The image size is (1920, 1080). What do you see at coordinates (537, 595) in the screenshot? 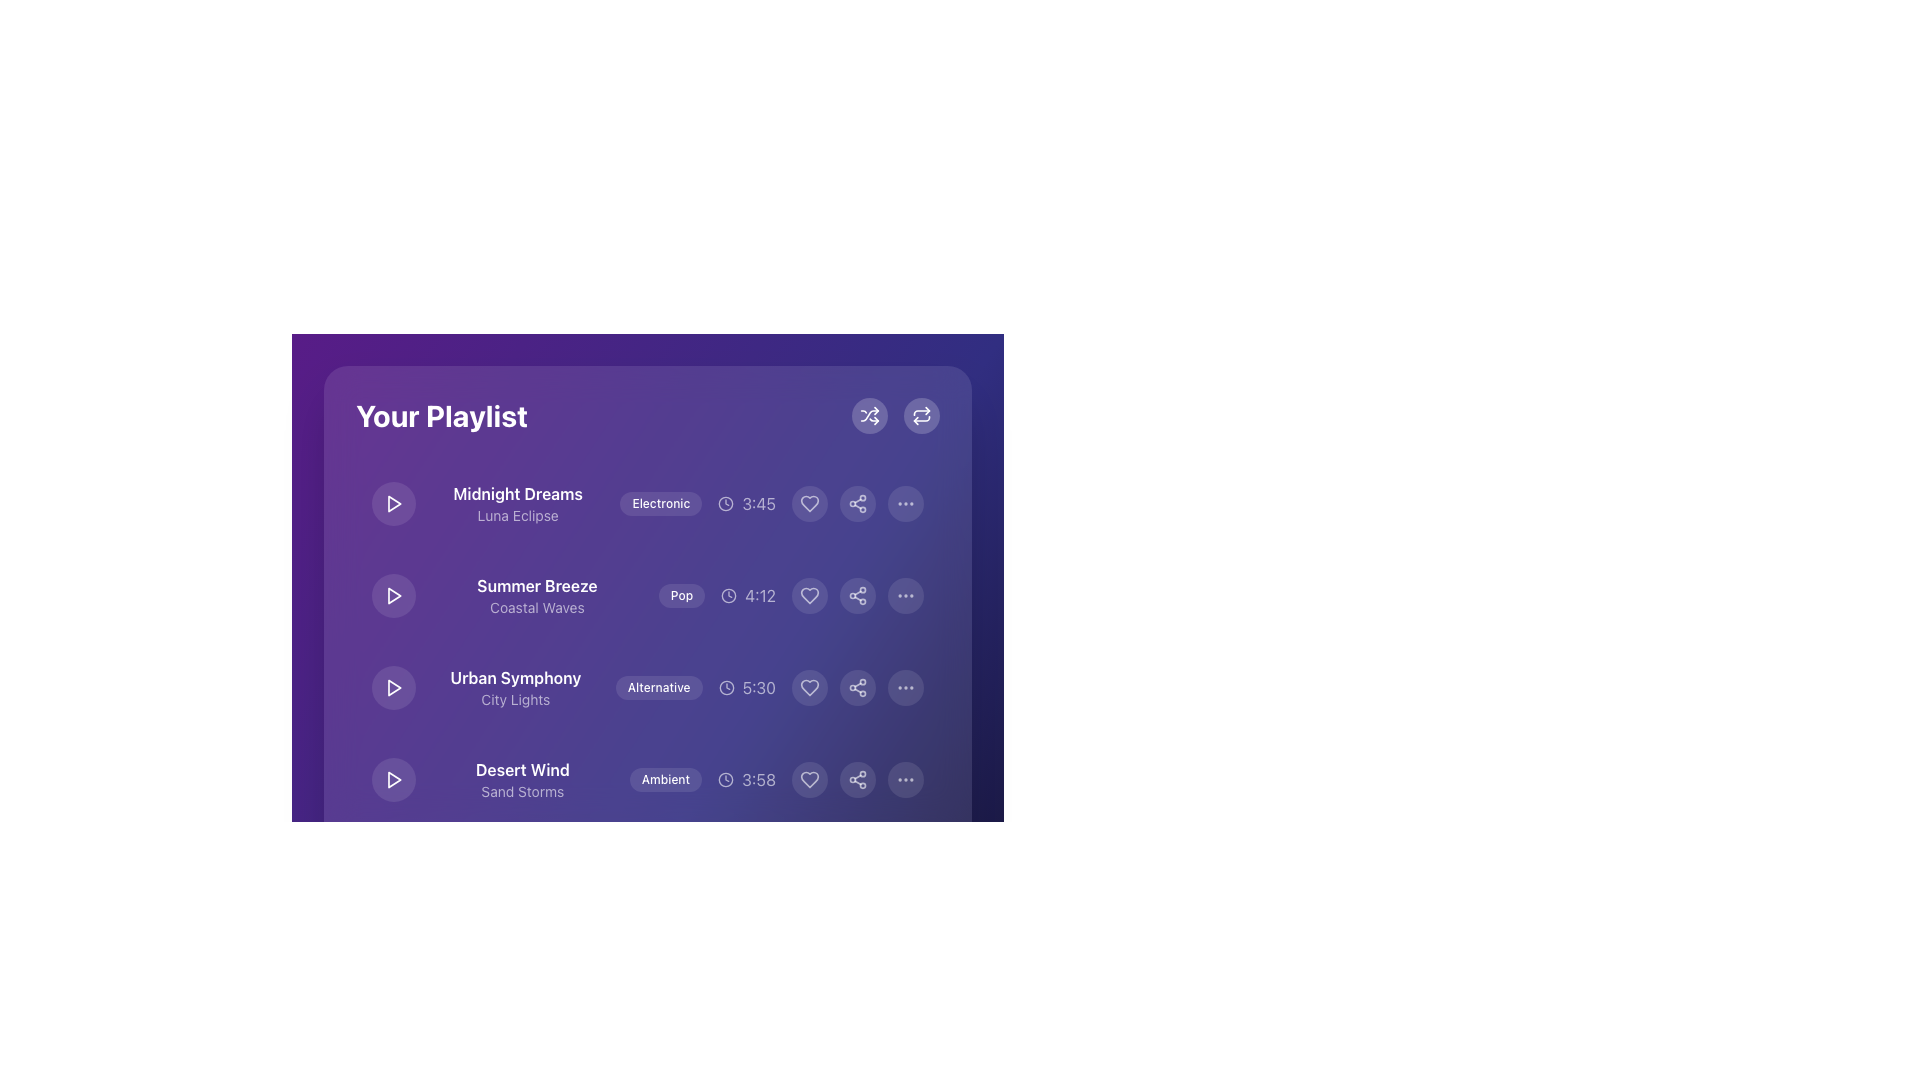
I see `text from the title and subtitle label of the song in the playlist, which is the second item in a vertical list, located between 'Midnight Dreams' and 'Urban Symphony'` at bounding box center [537, 595].